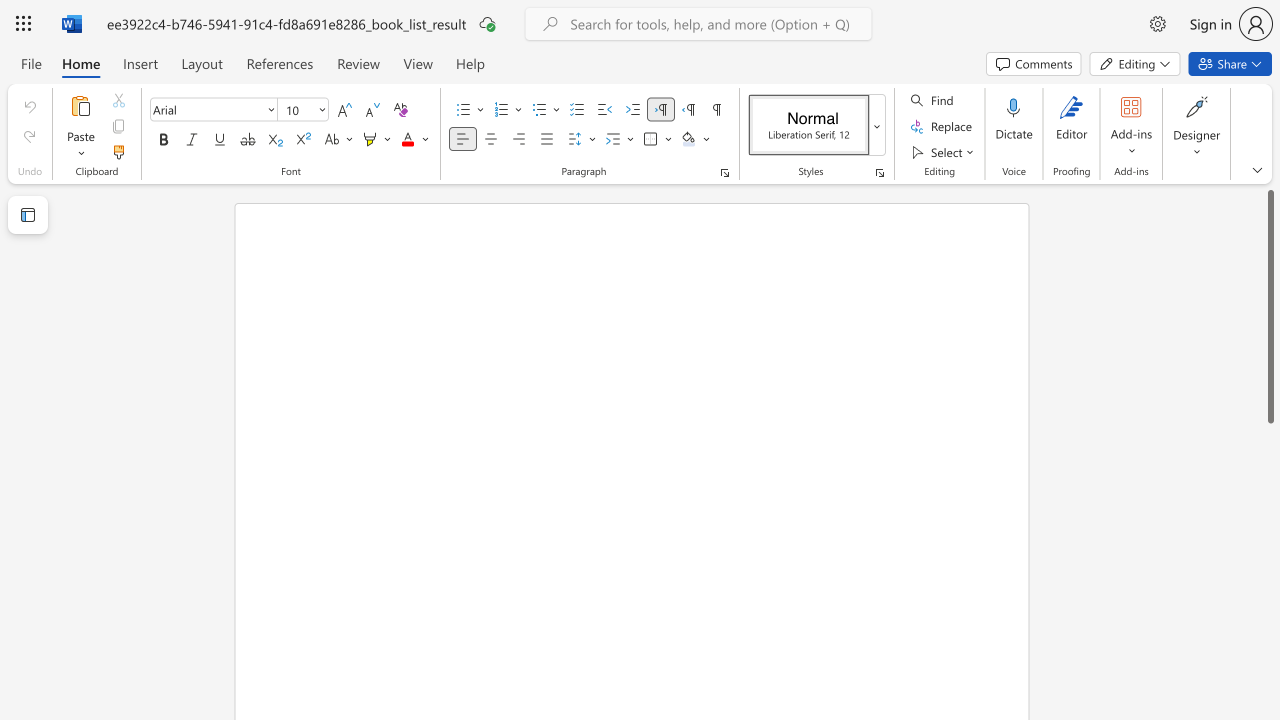 The width and height of the screenshot is (1280, 720). I want to click on the scrollbar to move the page downward, so click(1269, 470).